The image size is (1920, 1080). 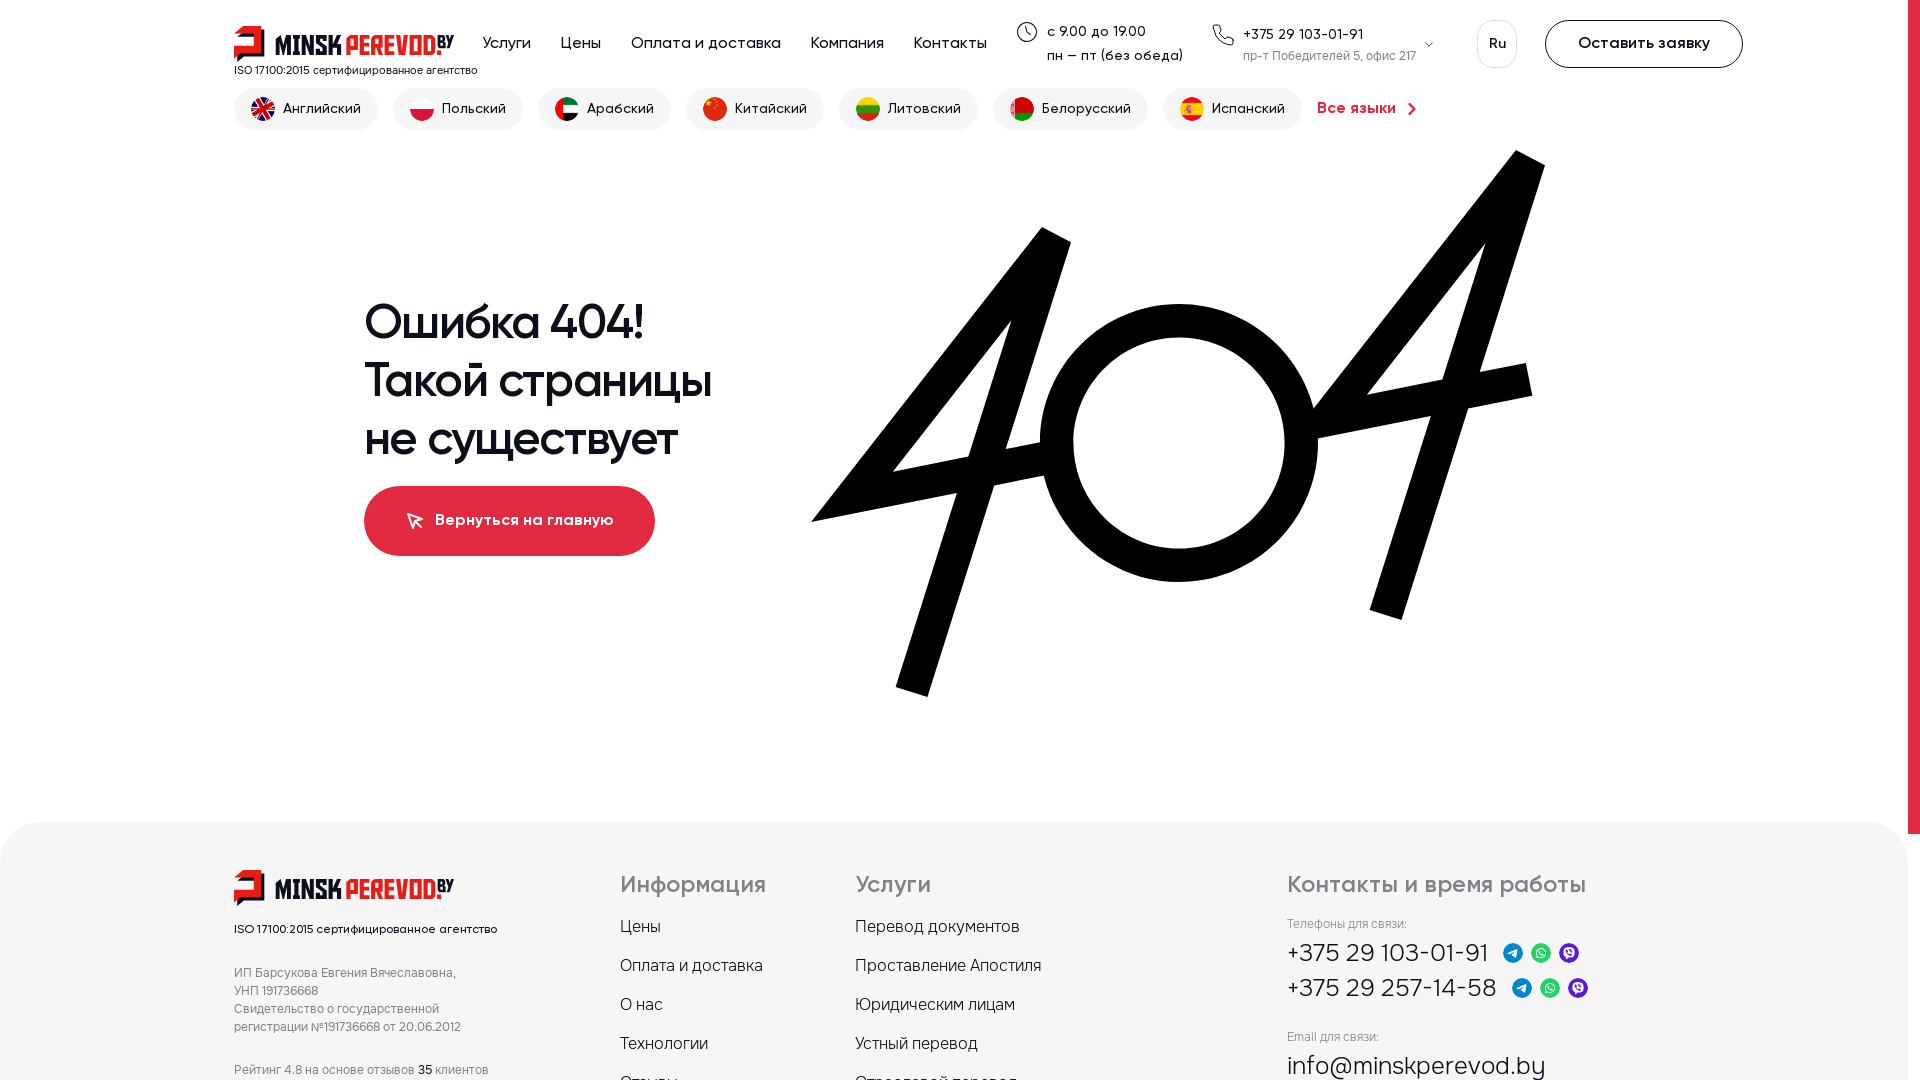 I want to click on '35', so click(x=424, y=1068).